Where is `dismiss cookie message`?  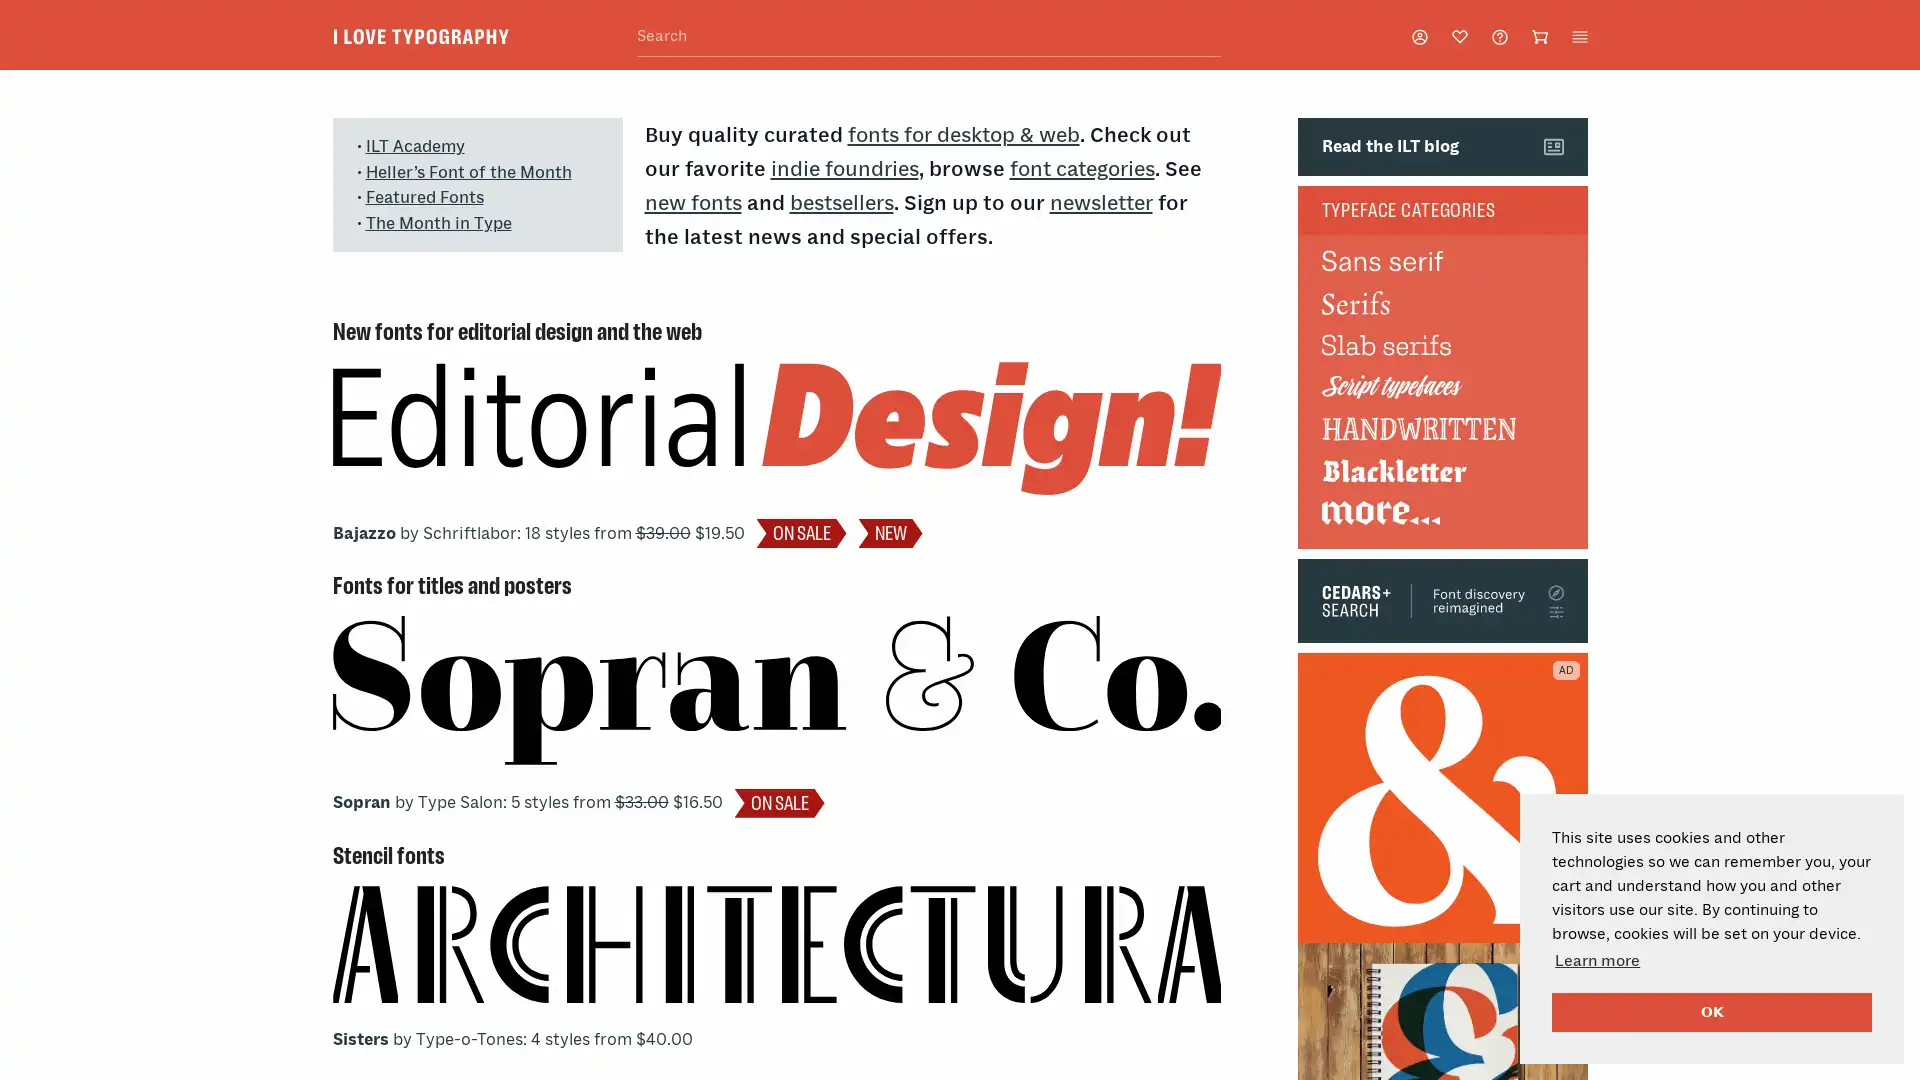
dismiss cookie message is located at coordinates (1711, 1011).